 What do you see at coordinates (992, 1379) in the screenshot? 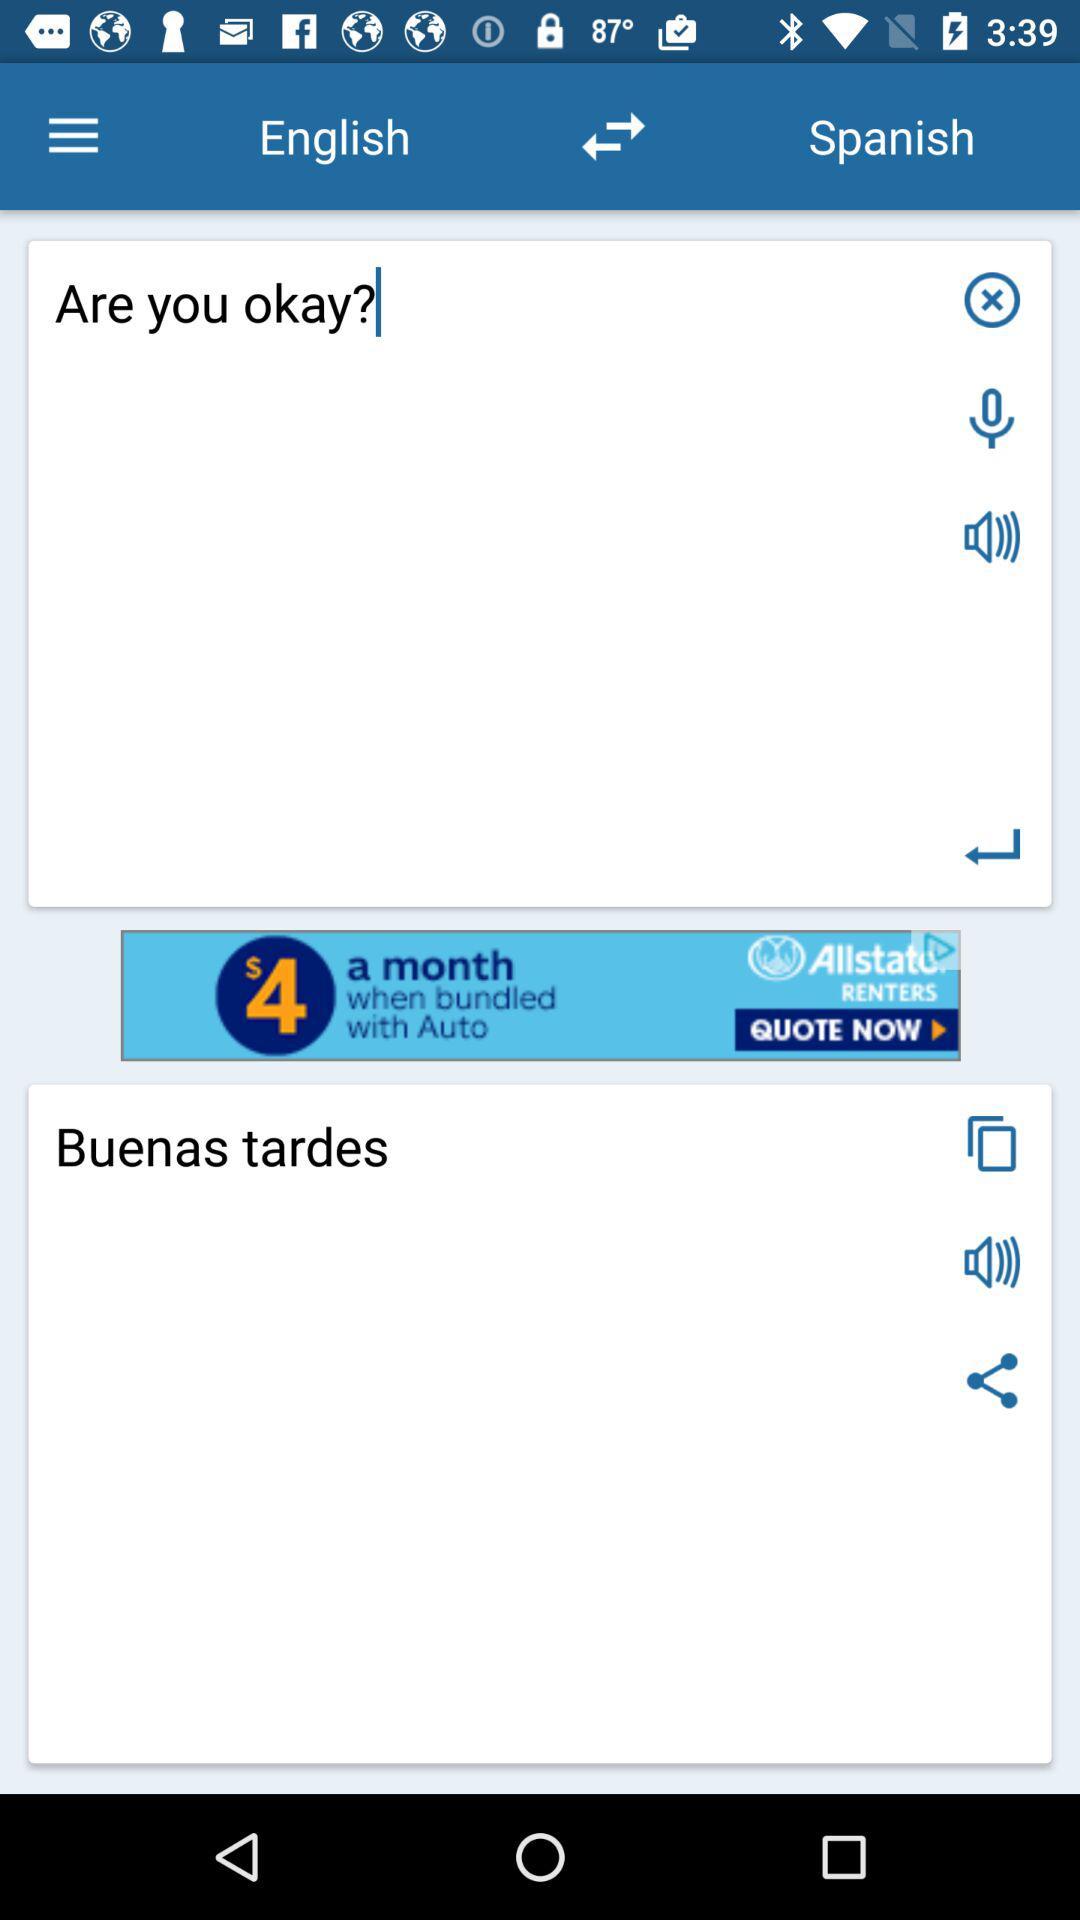
I see `share icon` at bounding box center [992, 1379].